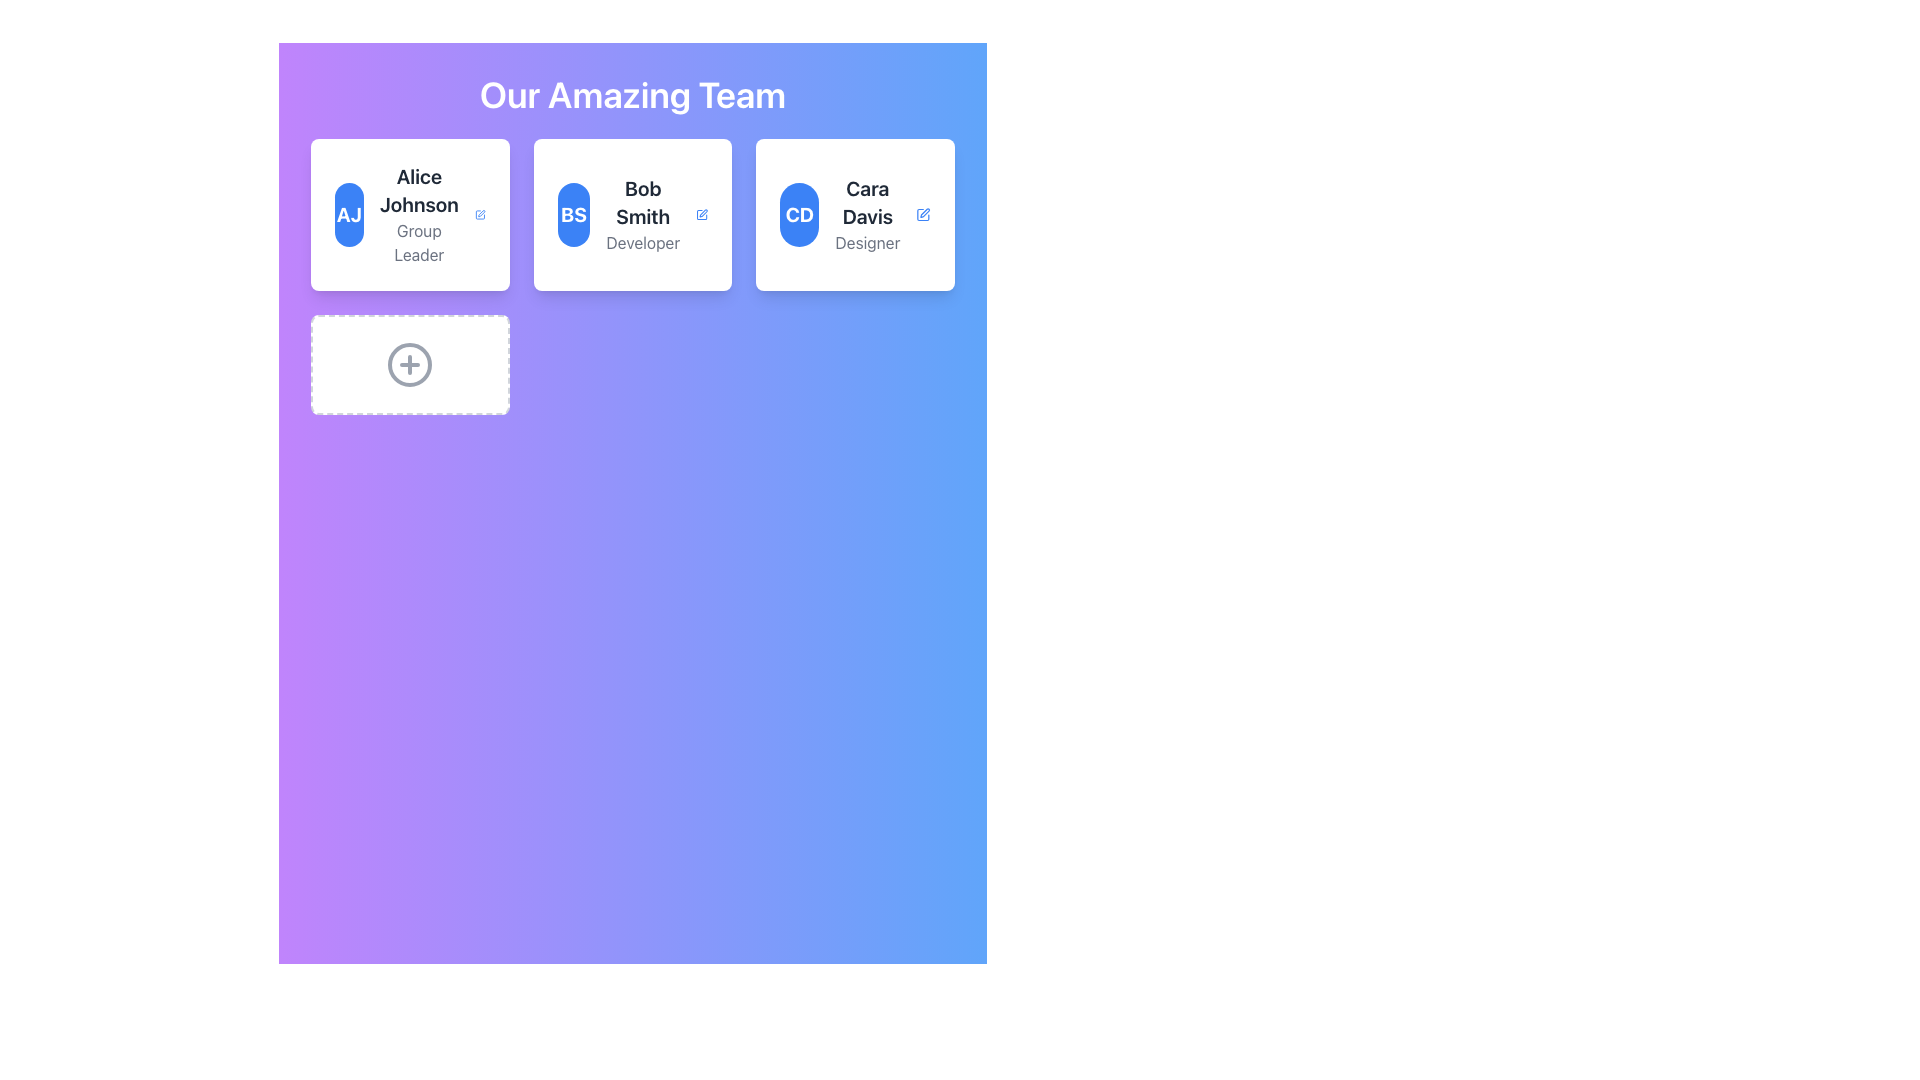  I want to click on the Text Display that presents the name and professional title (Designer) of the individual in the upper right corner of the user profile card, positioned to the right of the circular blue initials avatar displaying 'CD', so click(867, 215).